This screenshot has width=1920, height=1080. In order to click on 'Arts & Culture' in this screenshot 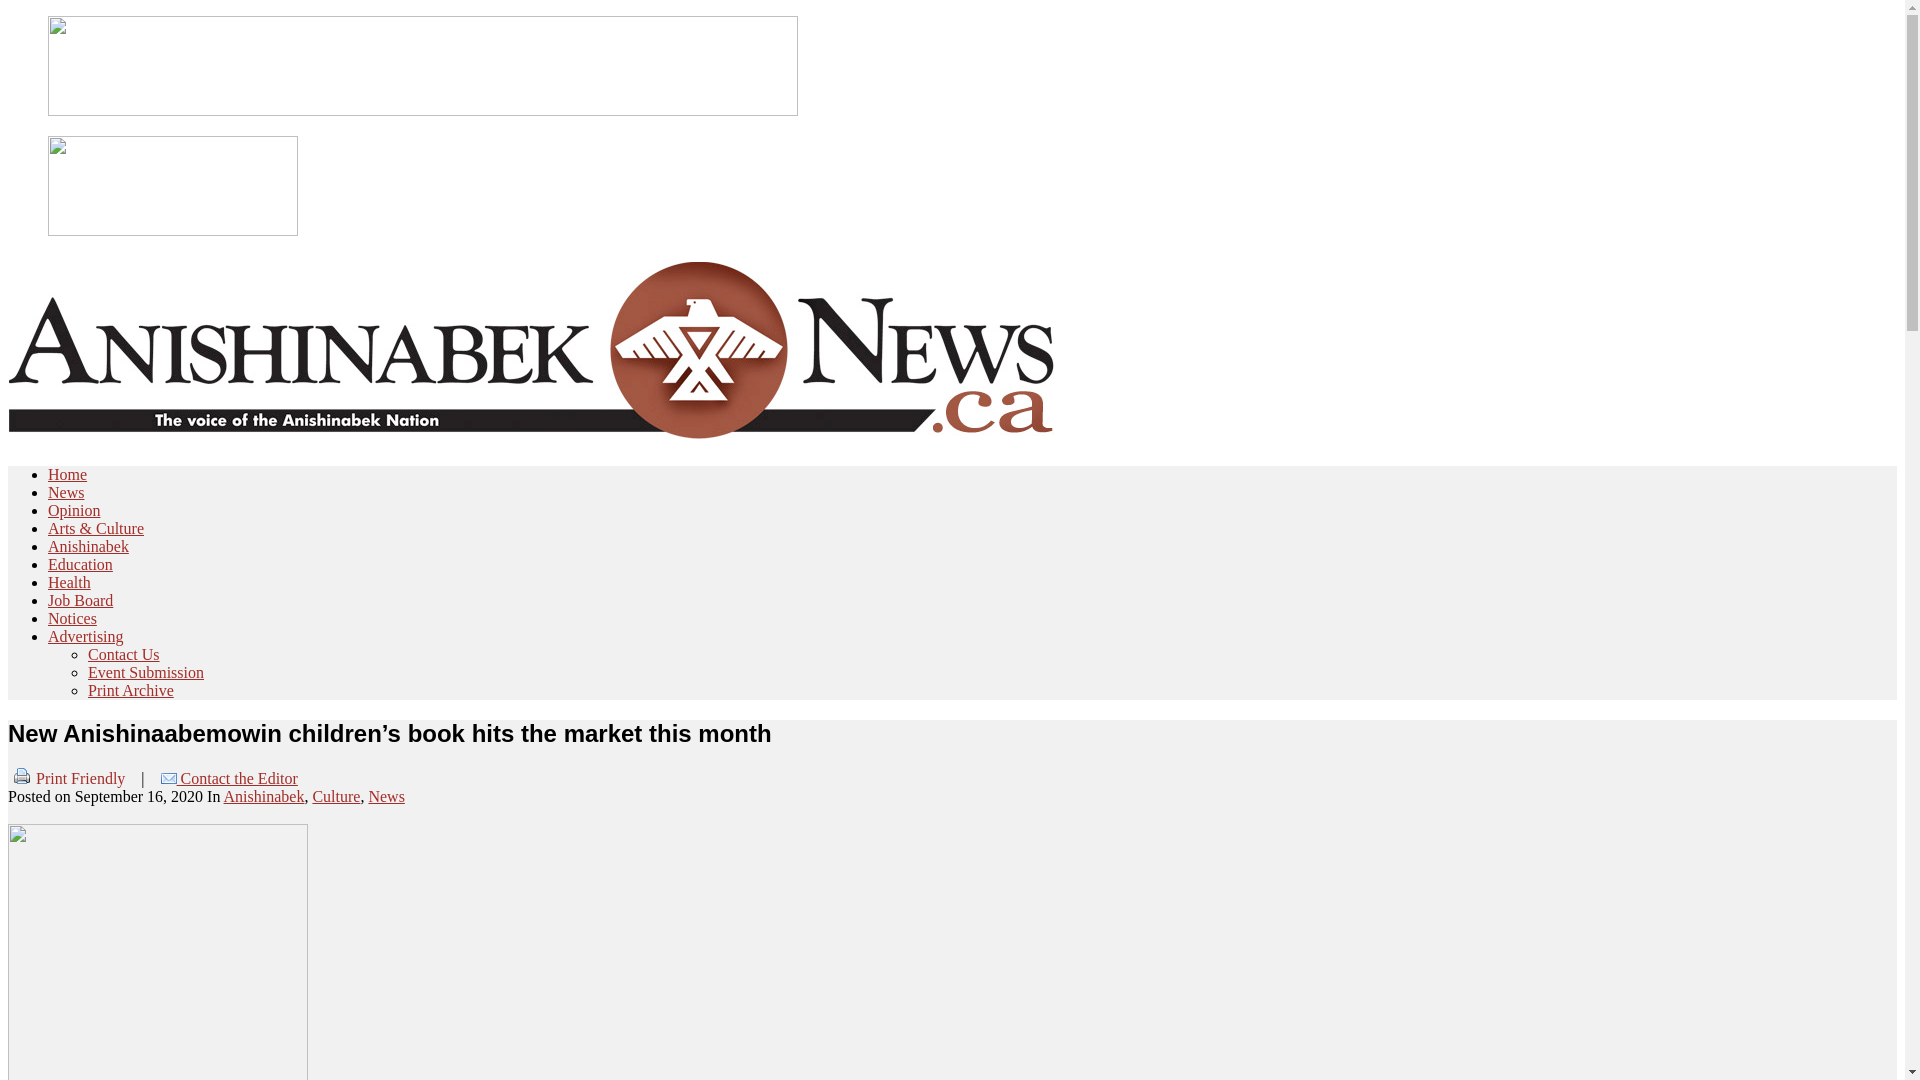, I will do `click(95, 527)`.